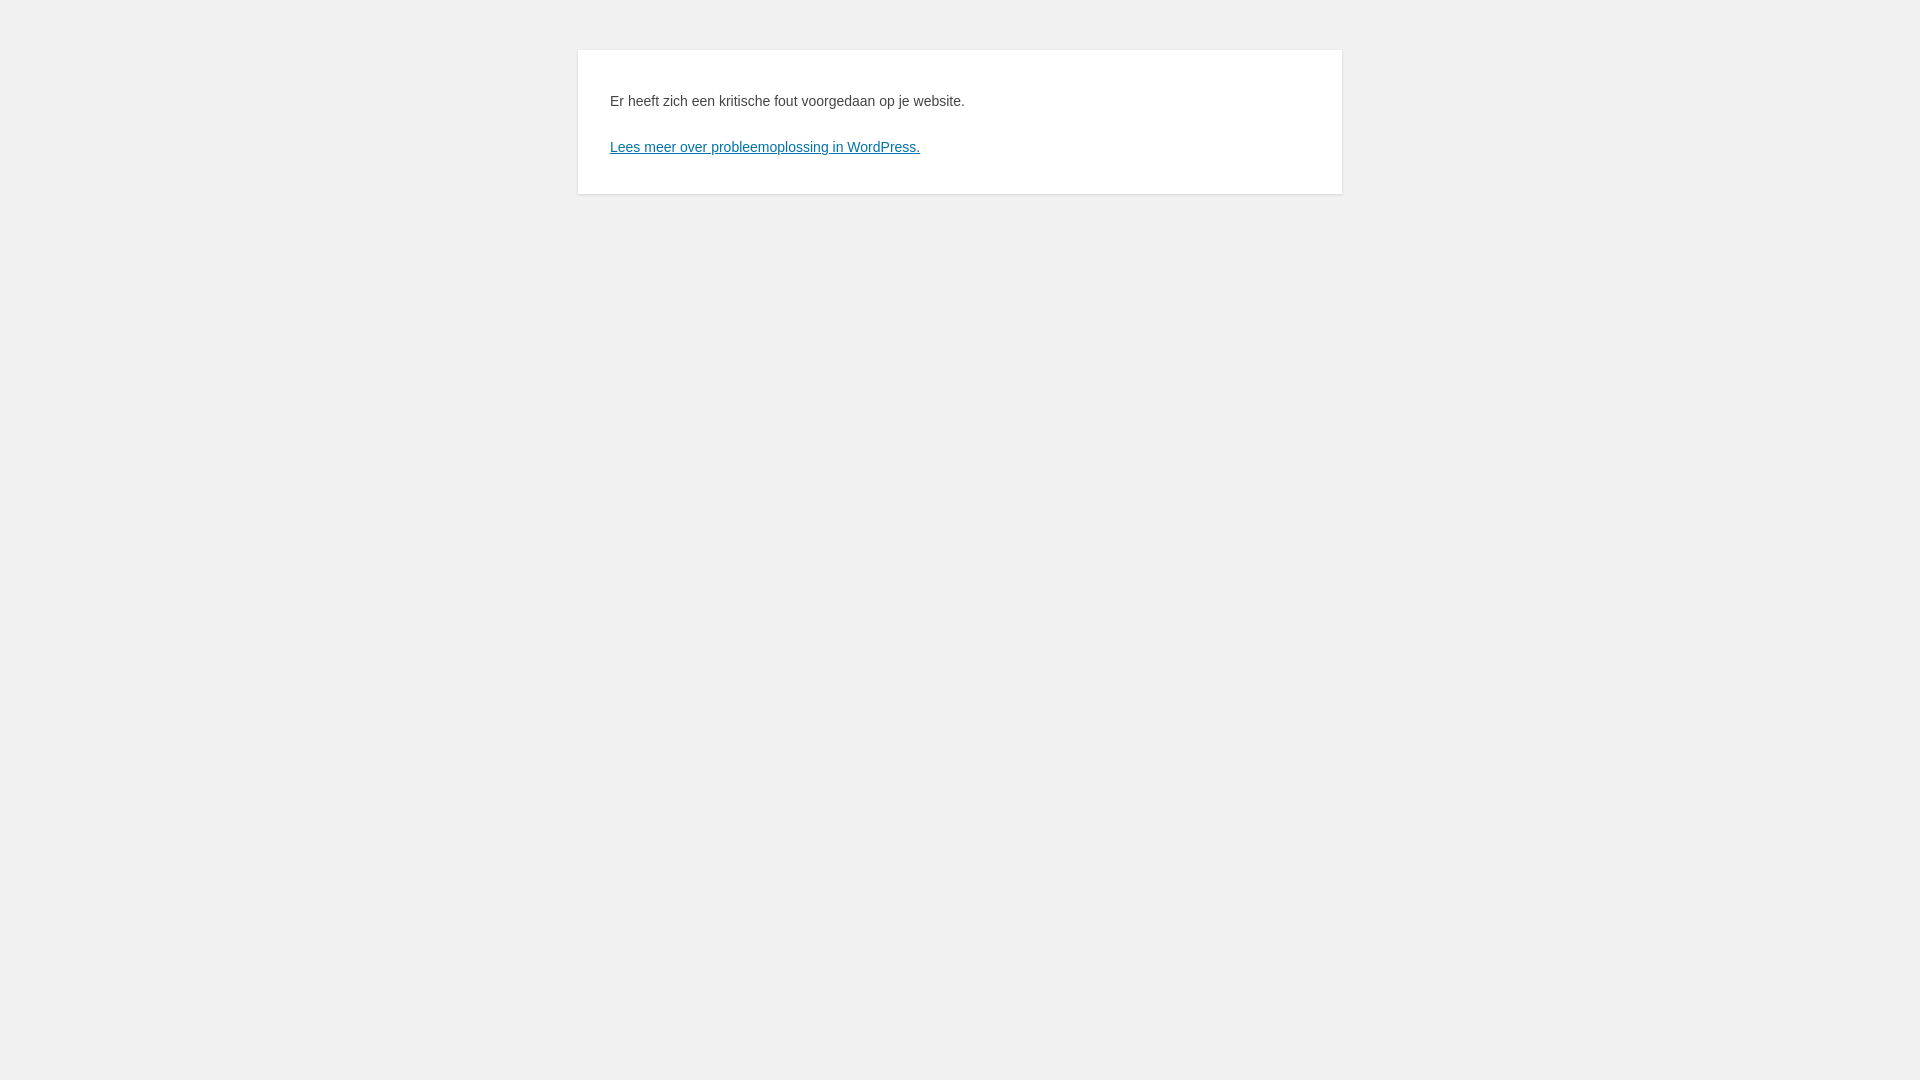 The image size is (1920, 1080). What do you see at coordinates (763, 145) in the screenshot?
I see `'Lees meer over probleemoplossing in WordPress.'` at bounding box center [763, 145].